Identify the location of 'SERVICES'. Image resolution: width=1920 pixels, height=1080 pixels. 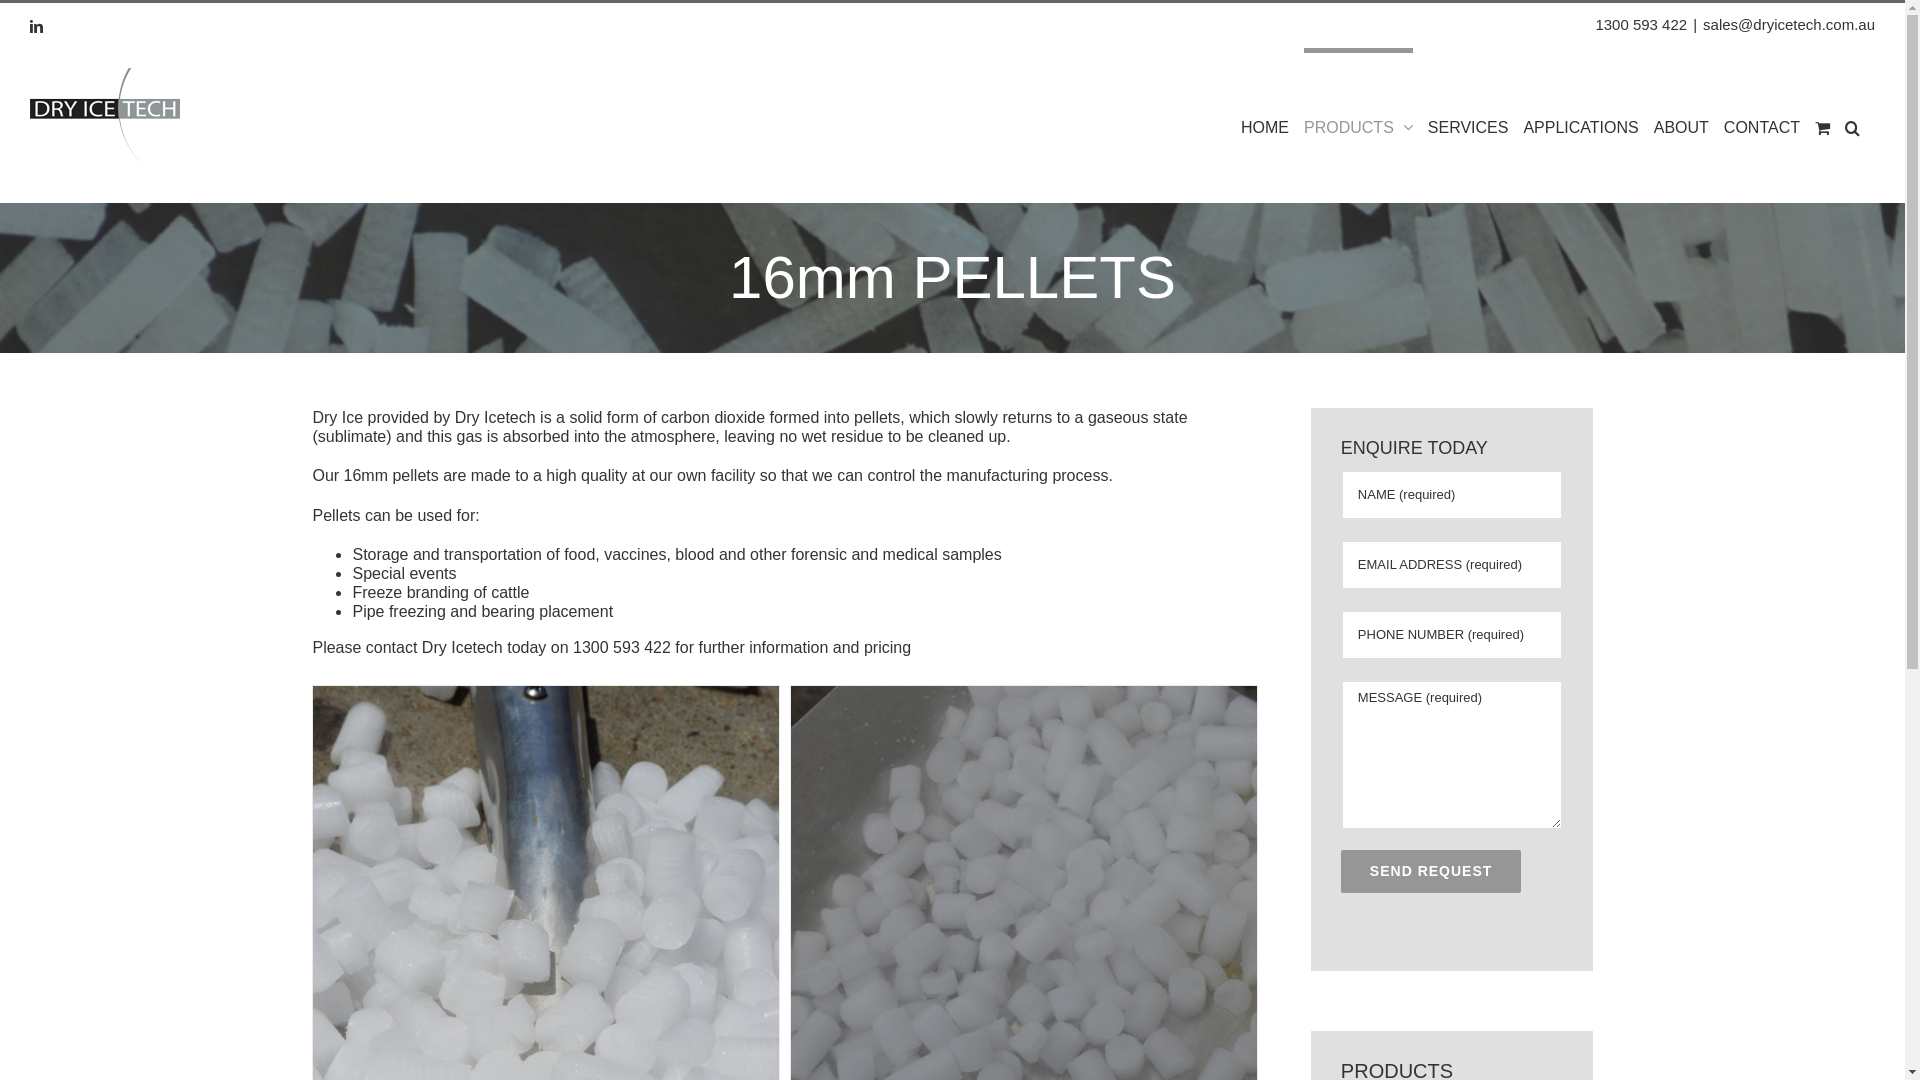
(1468, 124).